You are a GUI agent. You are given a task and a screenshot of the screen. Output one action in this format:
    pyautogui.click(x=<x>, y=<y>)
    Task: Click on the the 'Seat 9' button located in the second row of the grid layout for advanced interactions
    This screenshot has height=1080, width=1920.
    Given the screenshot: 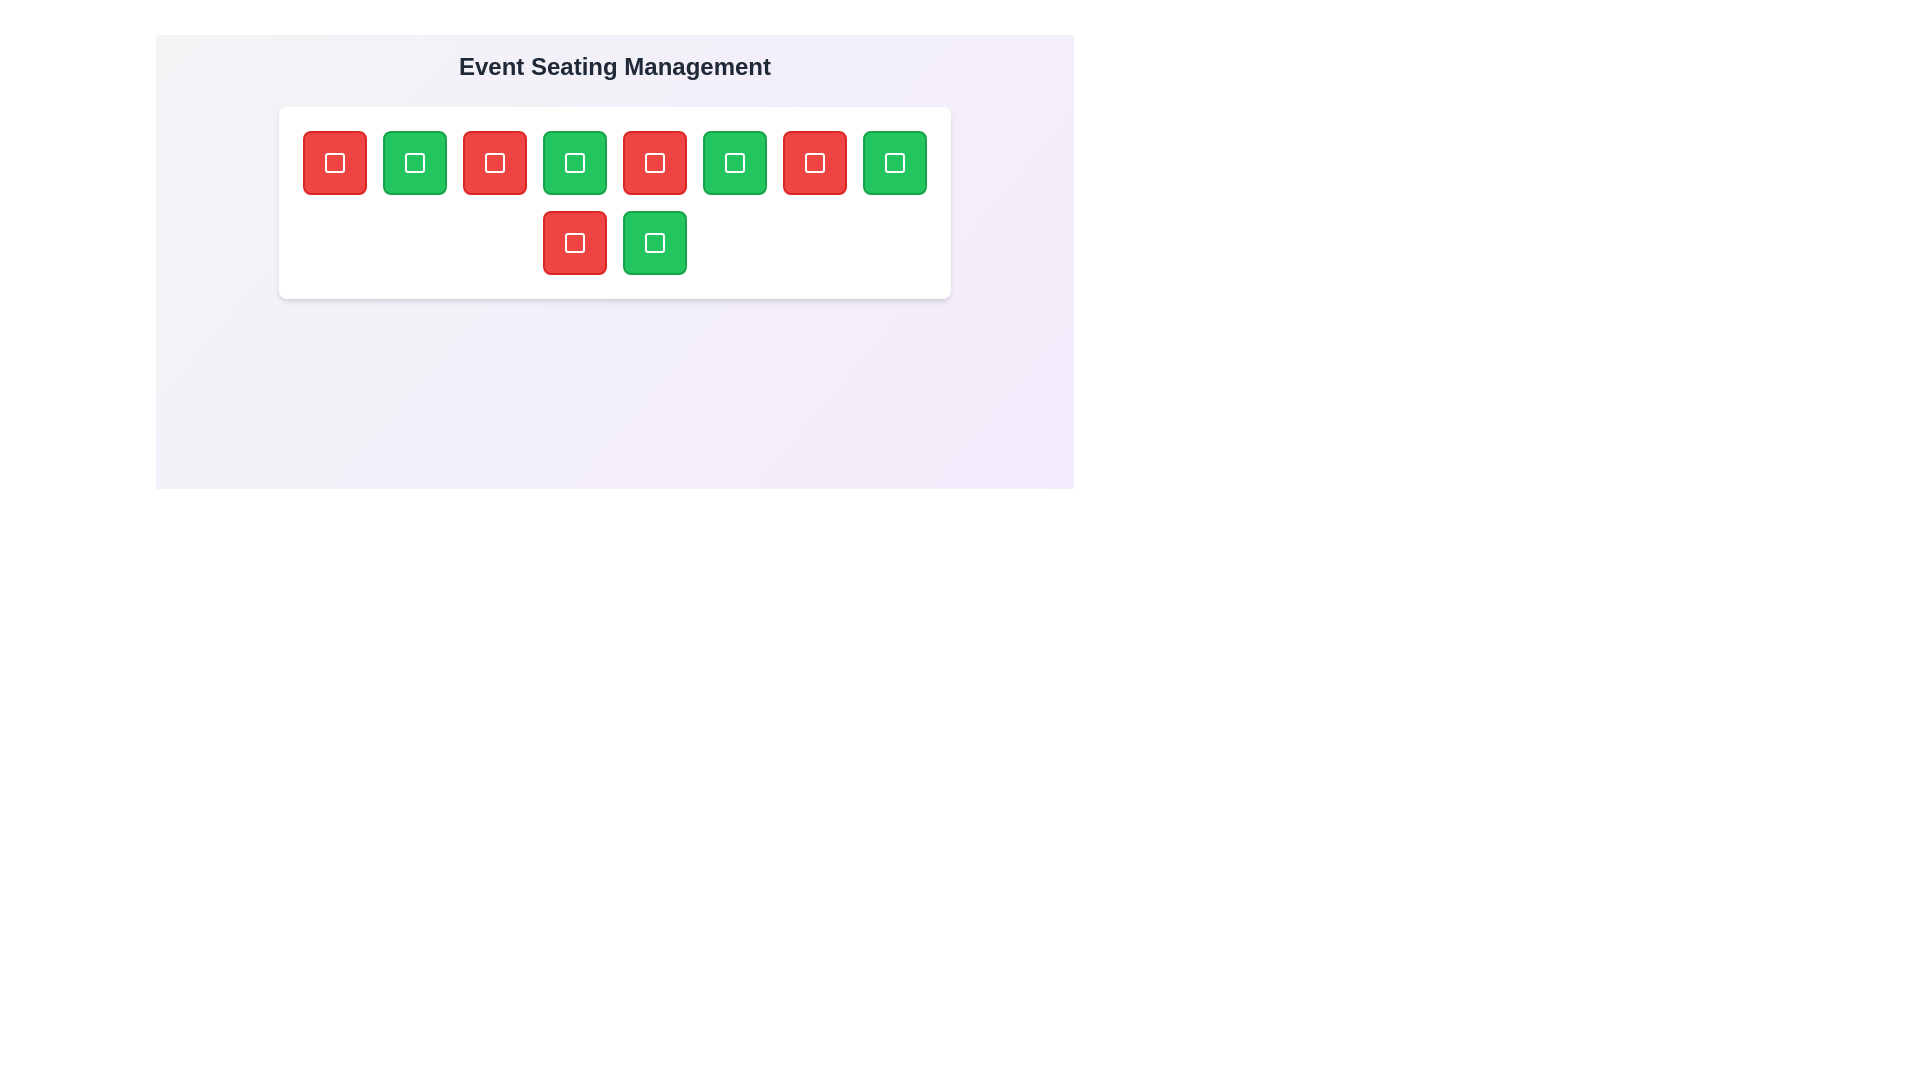 What is the action you would take?
    pyautogui.click(x=574, y=242)
    